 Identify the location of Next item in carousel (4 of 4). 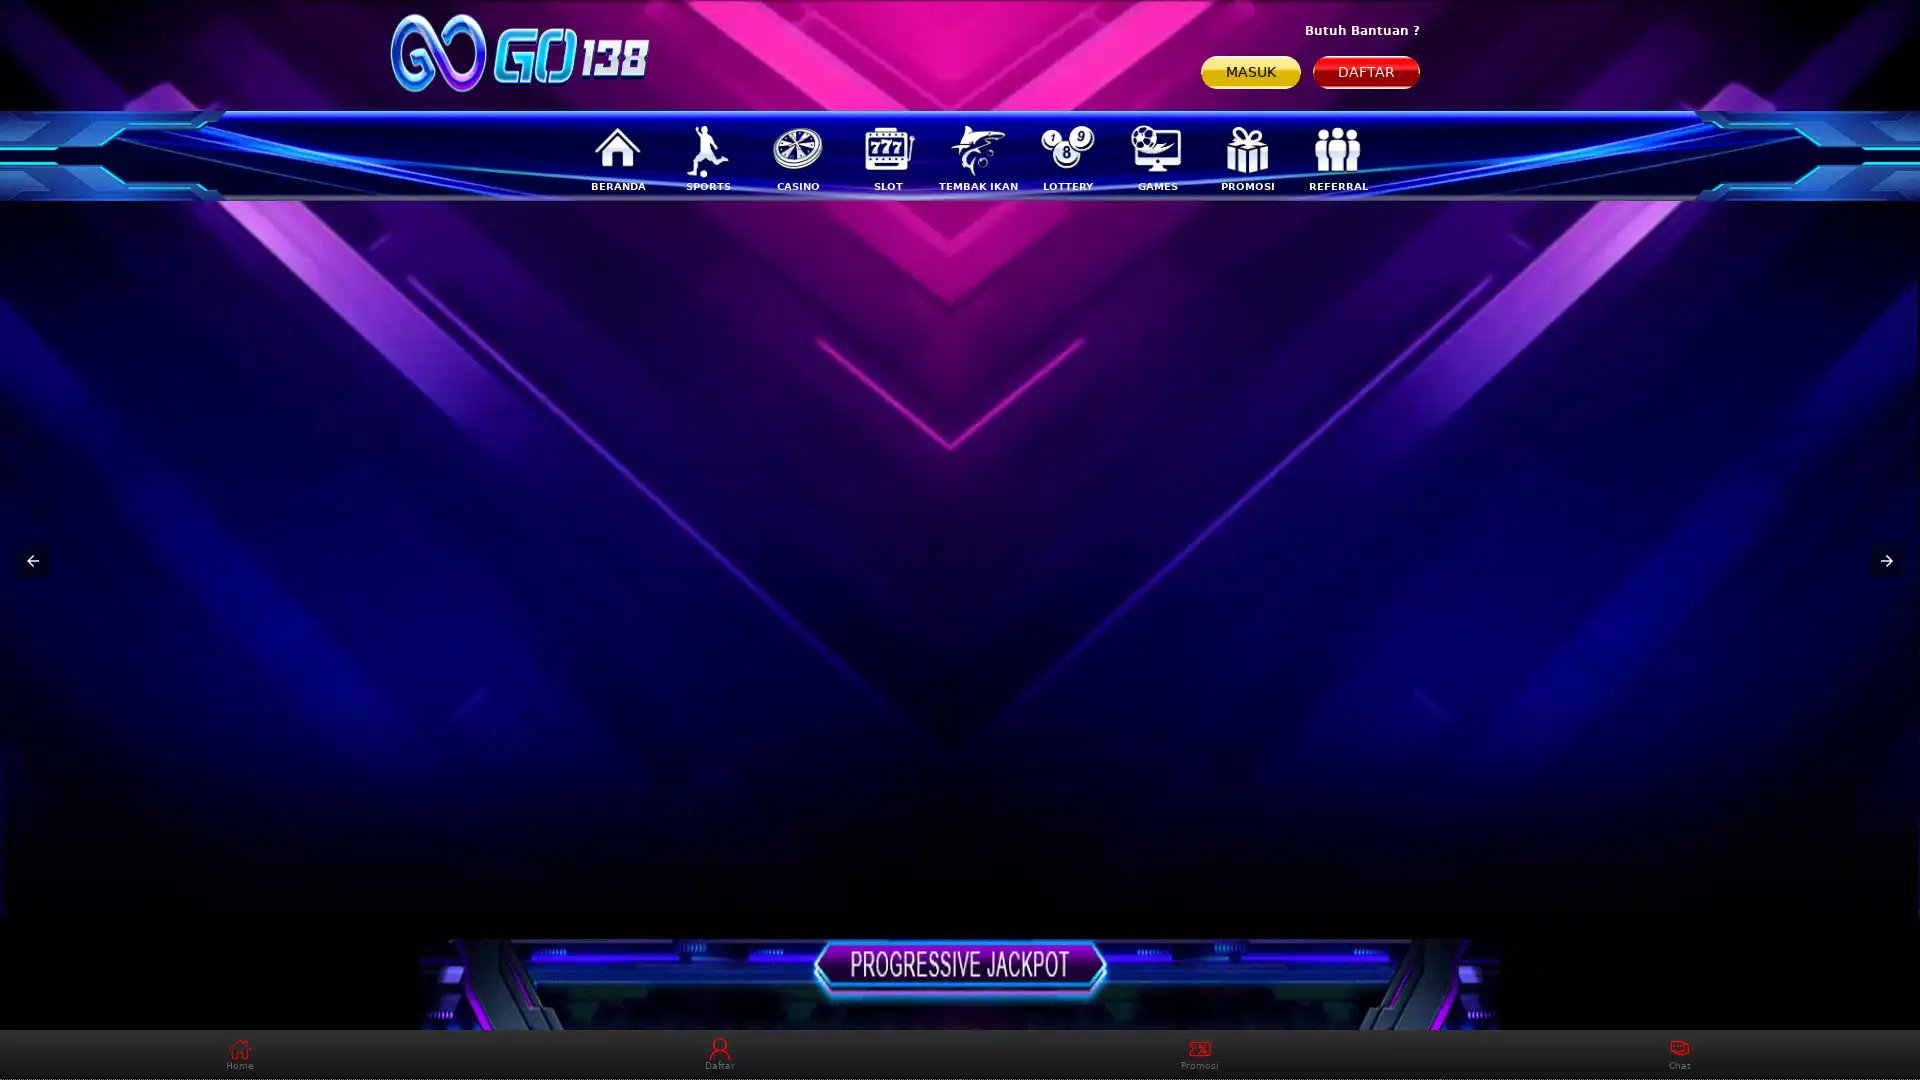
(1885, 560).